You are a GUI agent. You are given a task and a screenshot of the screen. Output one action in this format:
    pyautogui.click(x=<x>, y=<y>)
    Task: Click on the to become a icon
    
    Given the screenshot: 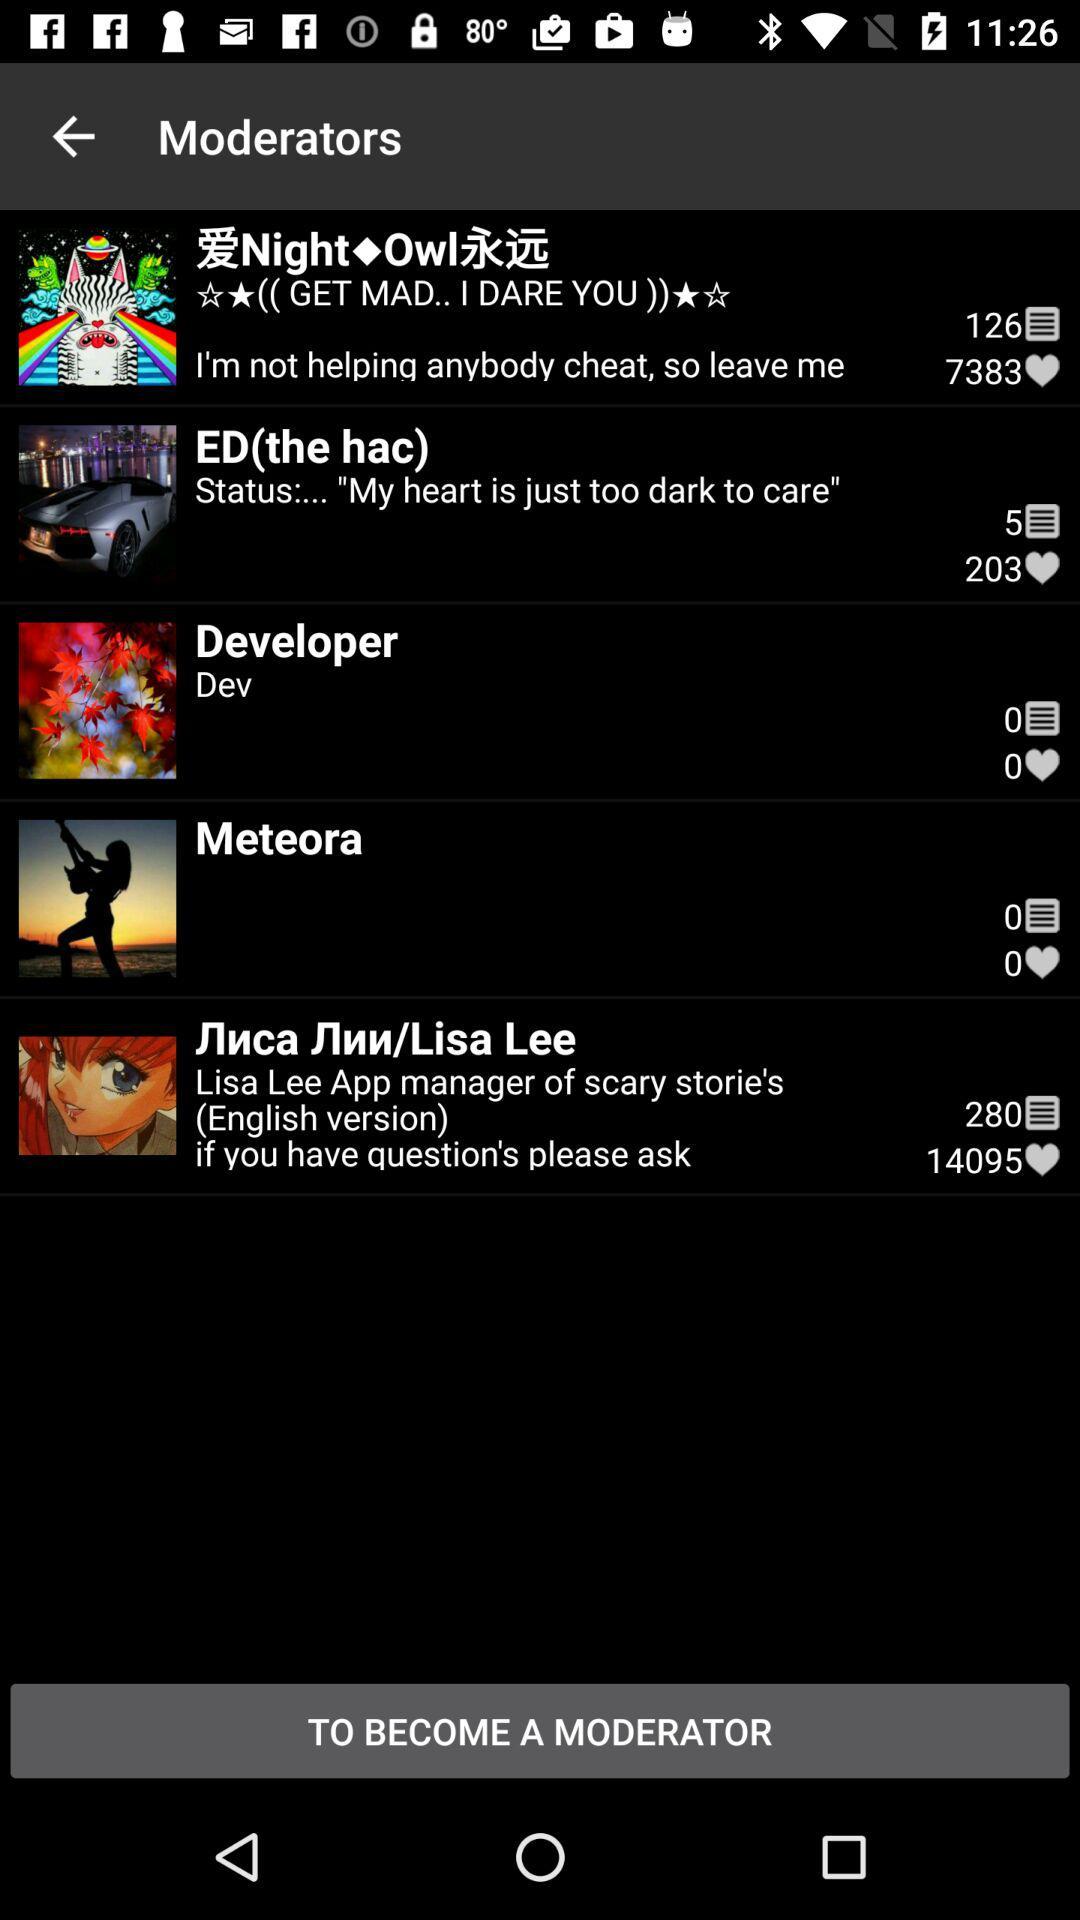 What is the action you would take?
    pyautogui.click(x=540, y=1730)
    